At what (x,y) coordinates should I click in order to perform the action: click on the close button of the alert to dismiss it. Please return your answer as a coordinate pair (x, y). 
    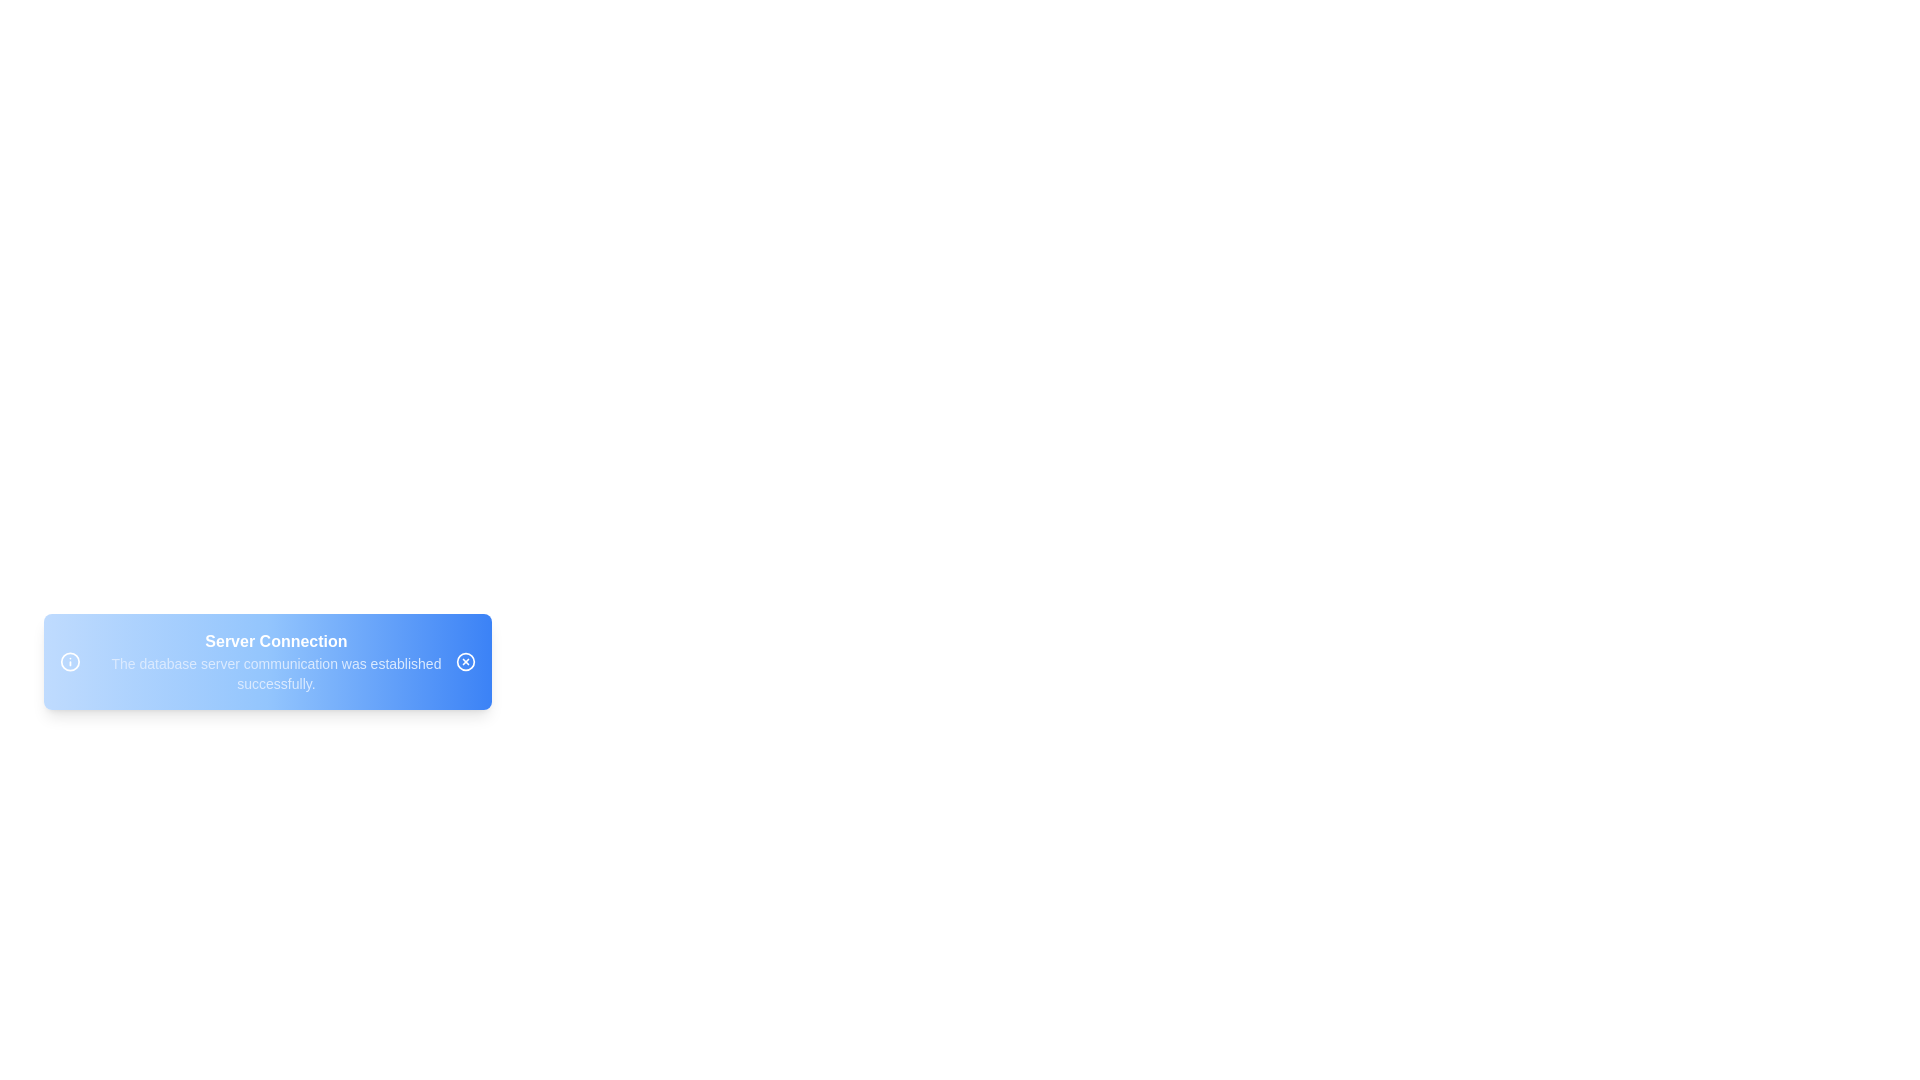
    Looking at the image, I should click on (464, 662).